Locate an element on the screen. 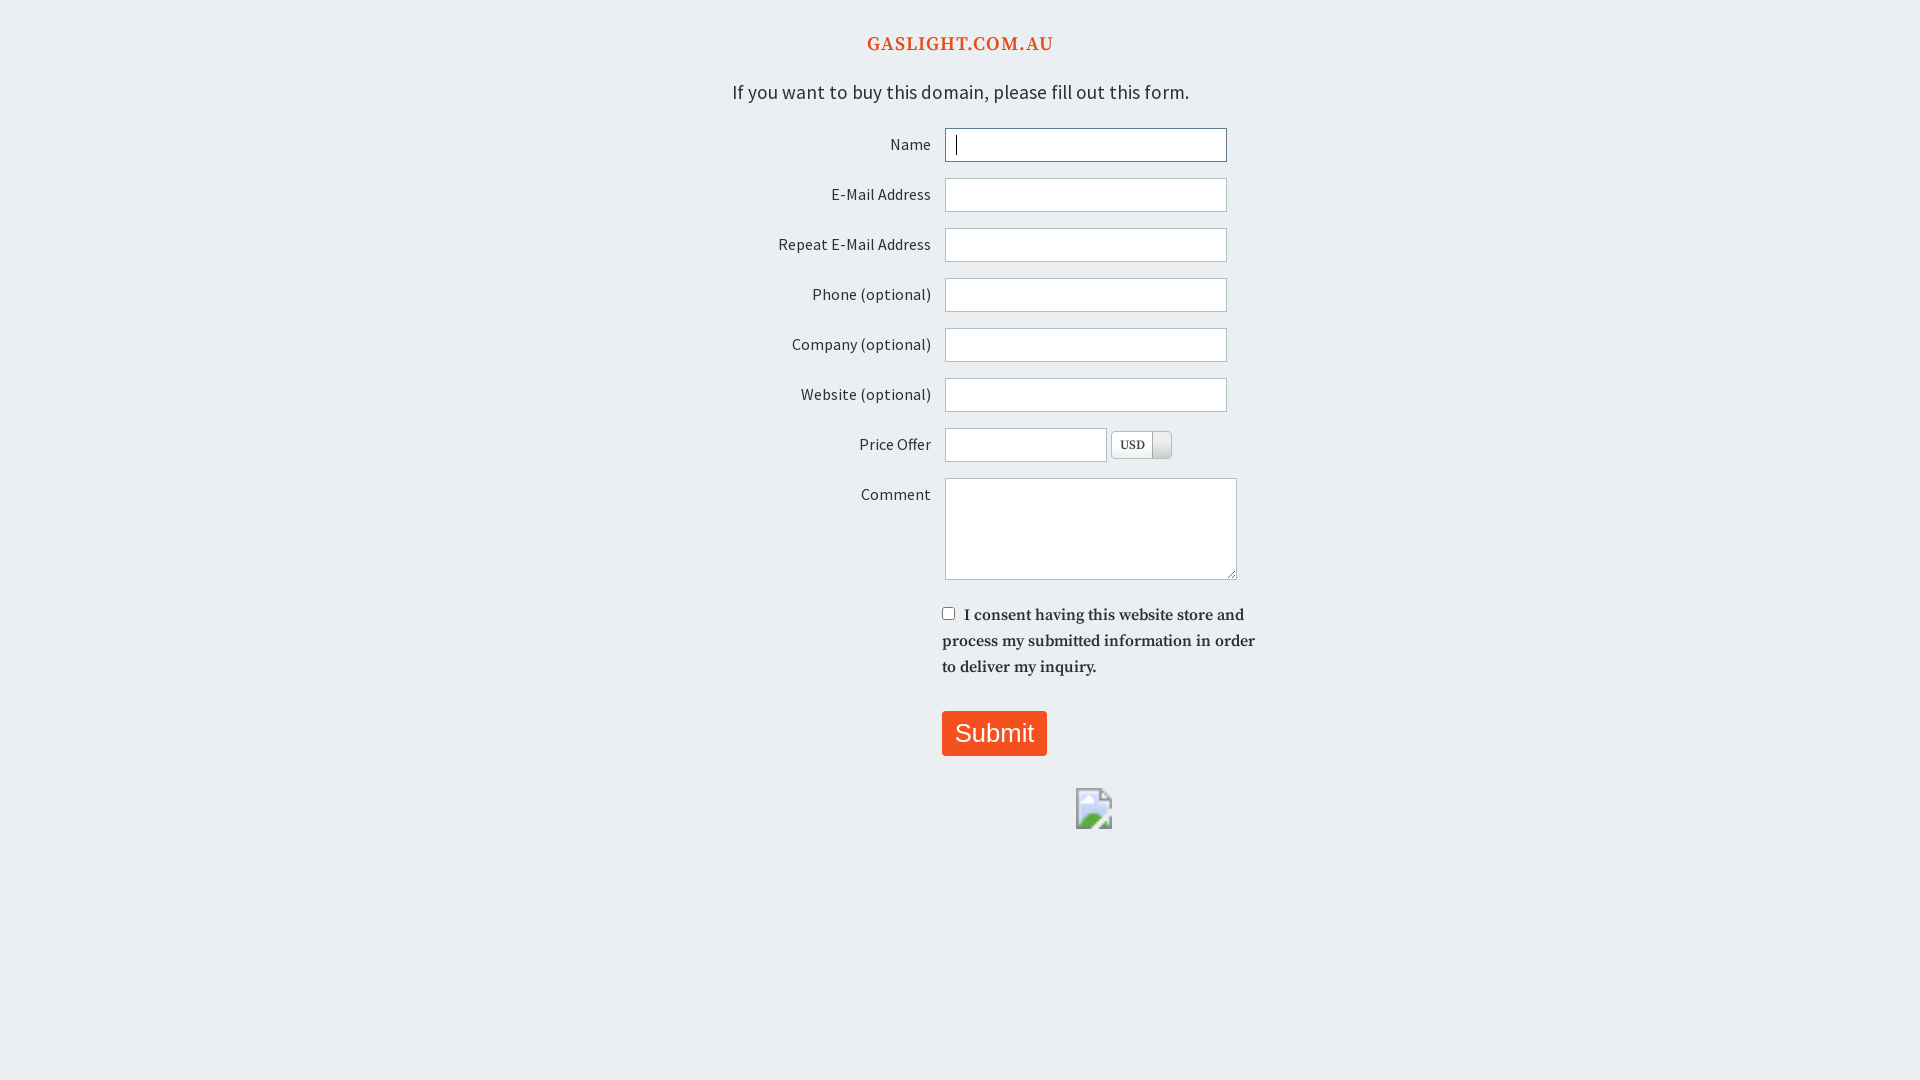  'USD' is located at coordinates (1141, 443).